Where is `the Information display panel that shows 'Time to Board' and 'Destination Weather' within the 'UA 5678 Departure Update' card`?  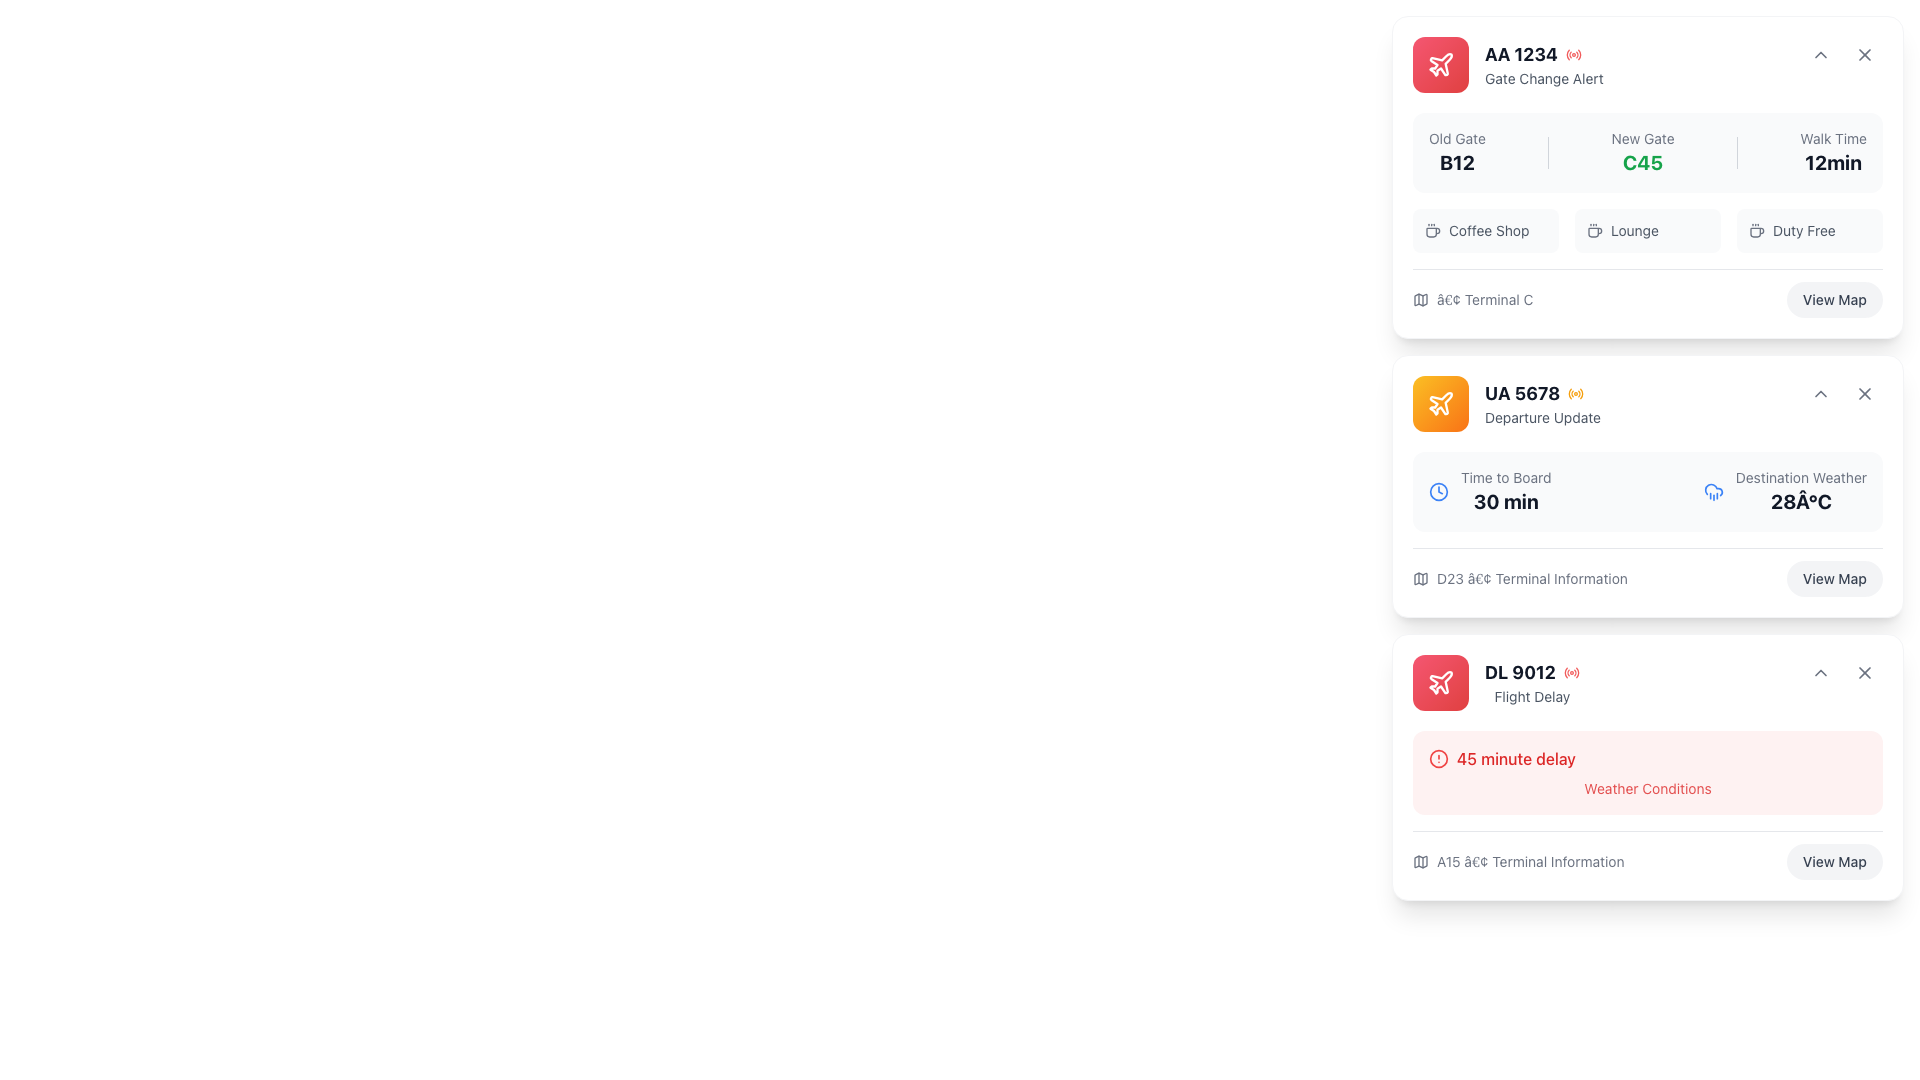 the Information display panel that shows 'Time to Board' and 'Destination Weather' within the 'UA 5678 Departure Update' card is located at coordinates (1647, 492).